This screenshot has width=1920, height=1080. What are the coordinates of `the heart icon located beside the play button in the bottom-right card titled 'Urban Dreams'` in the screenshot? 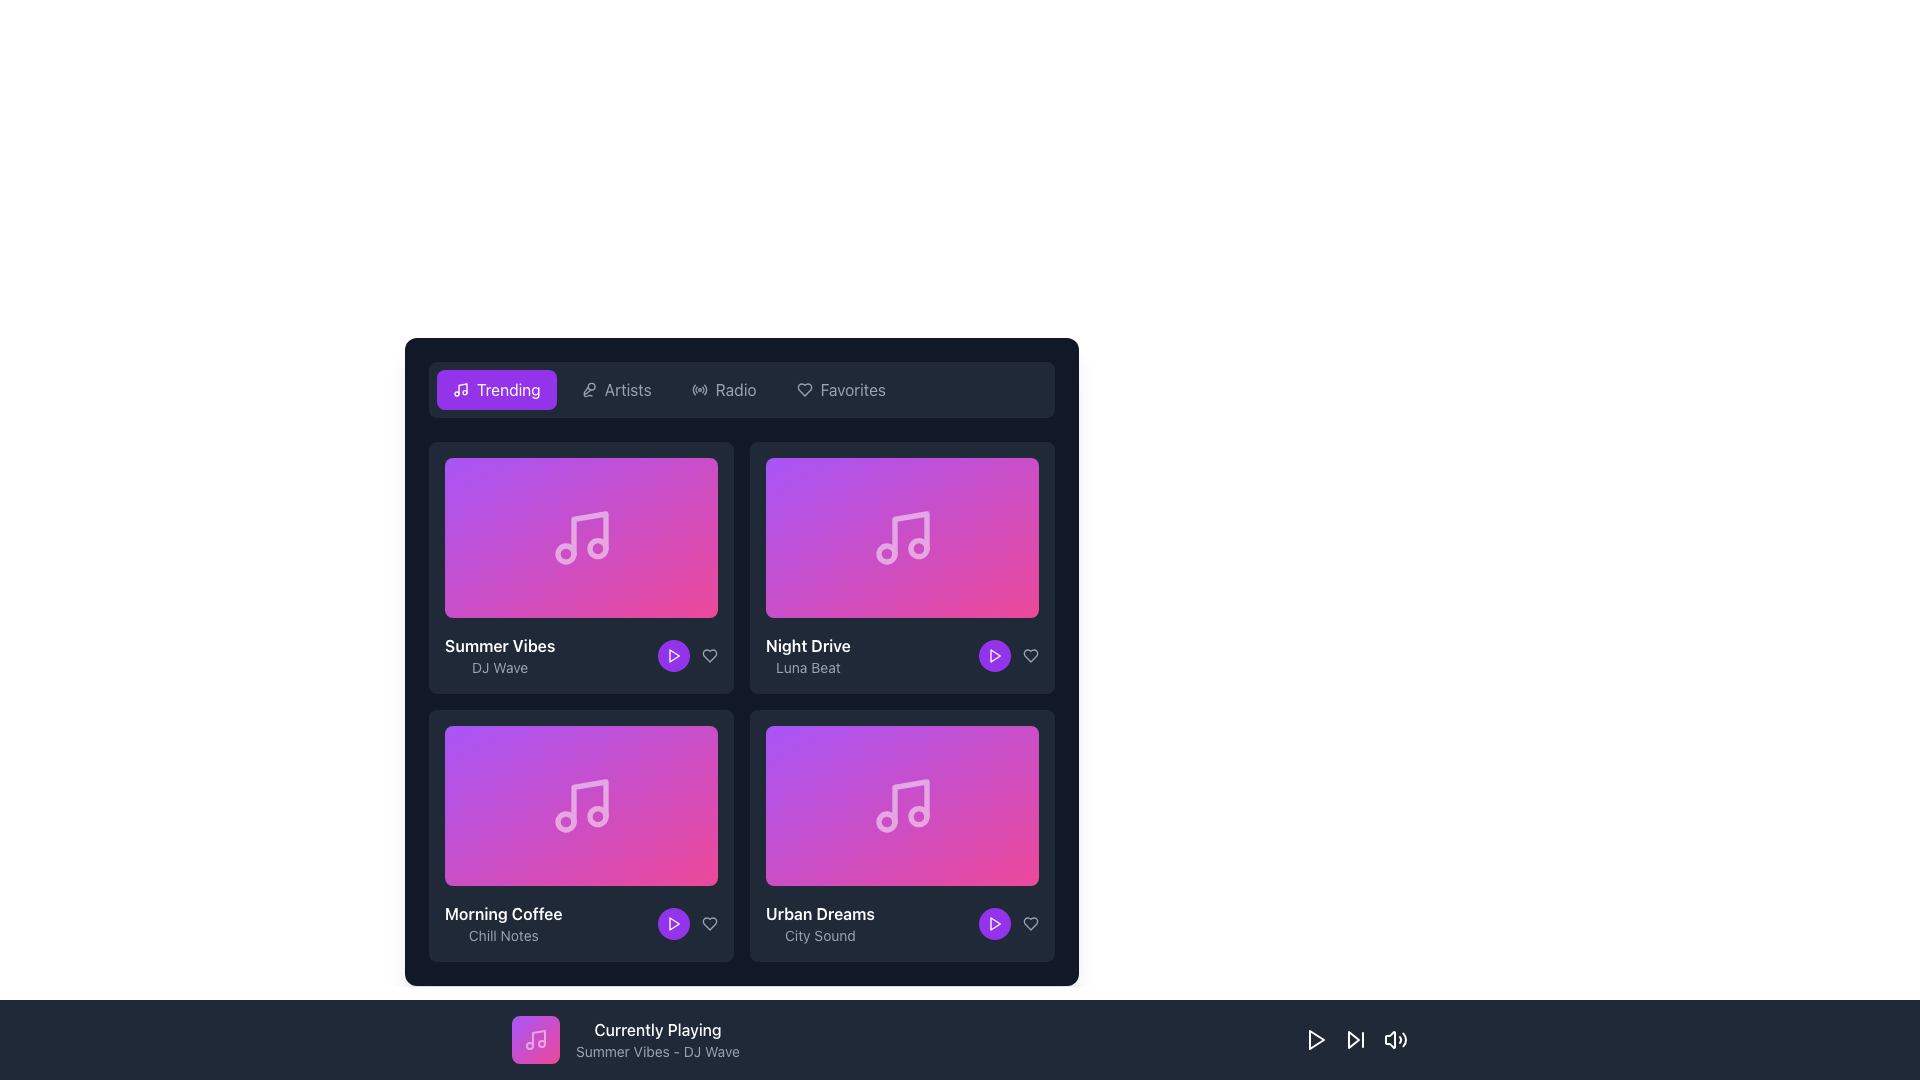 It's located at (1031, 924).